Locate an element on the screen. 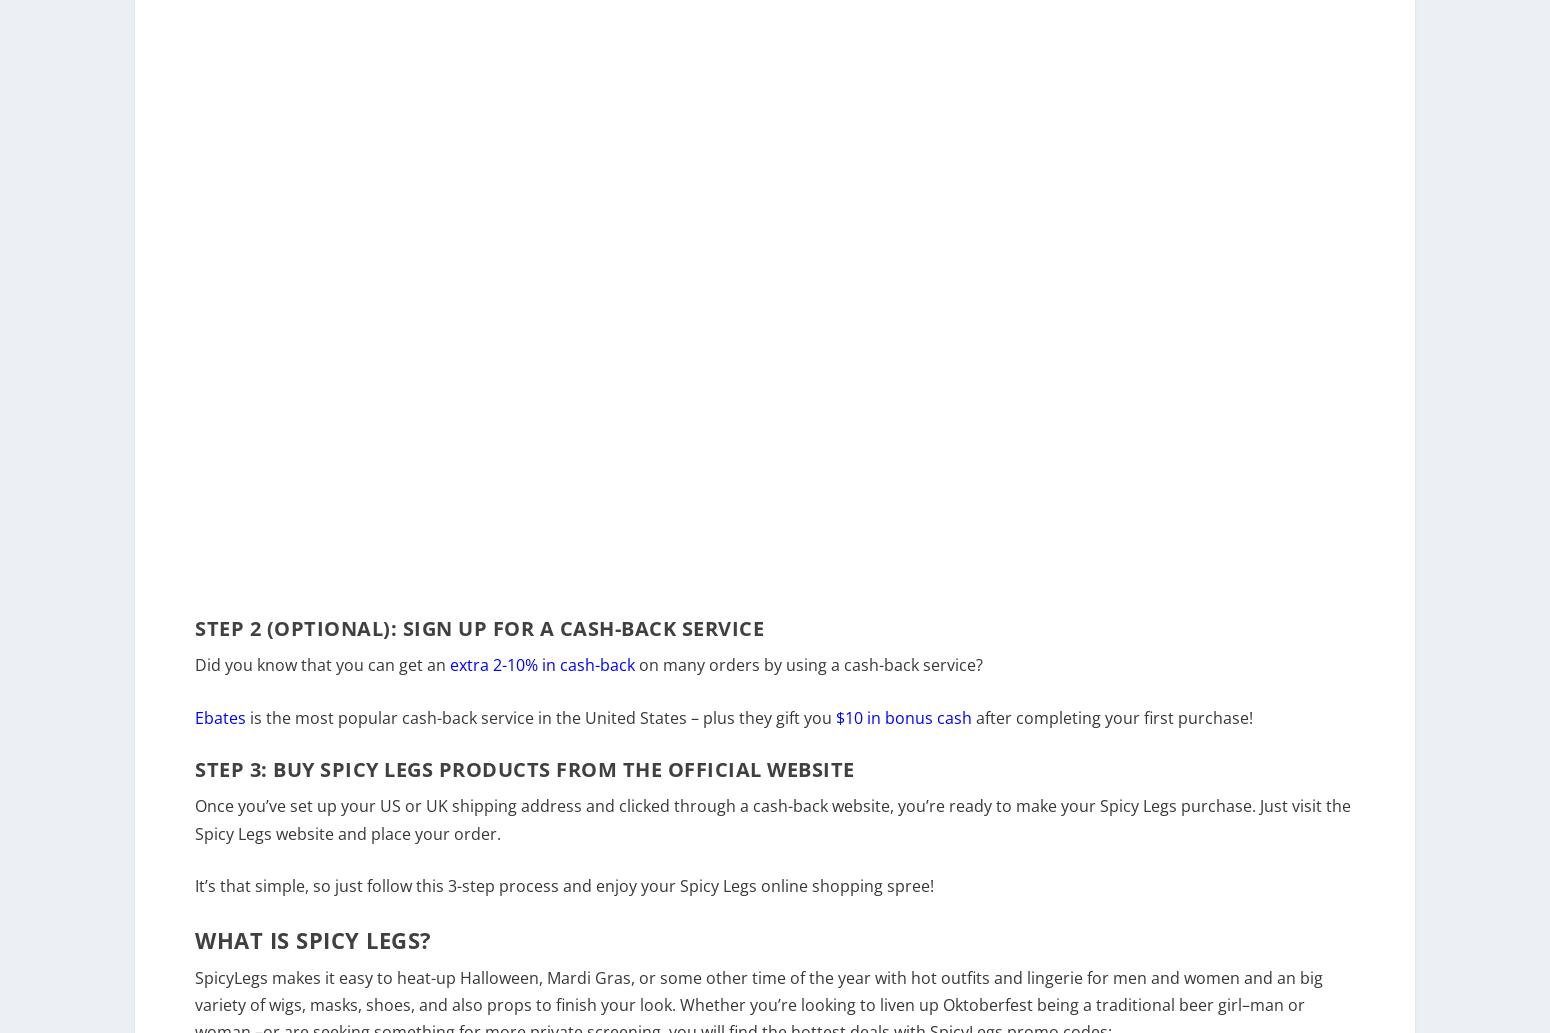  'in the United States – plus they gift you' is located at coordinates (683, 730).